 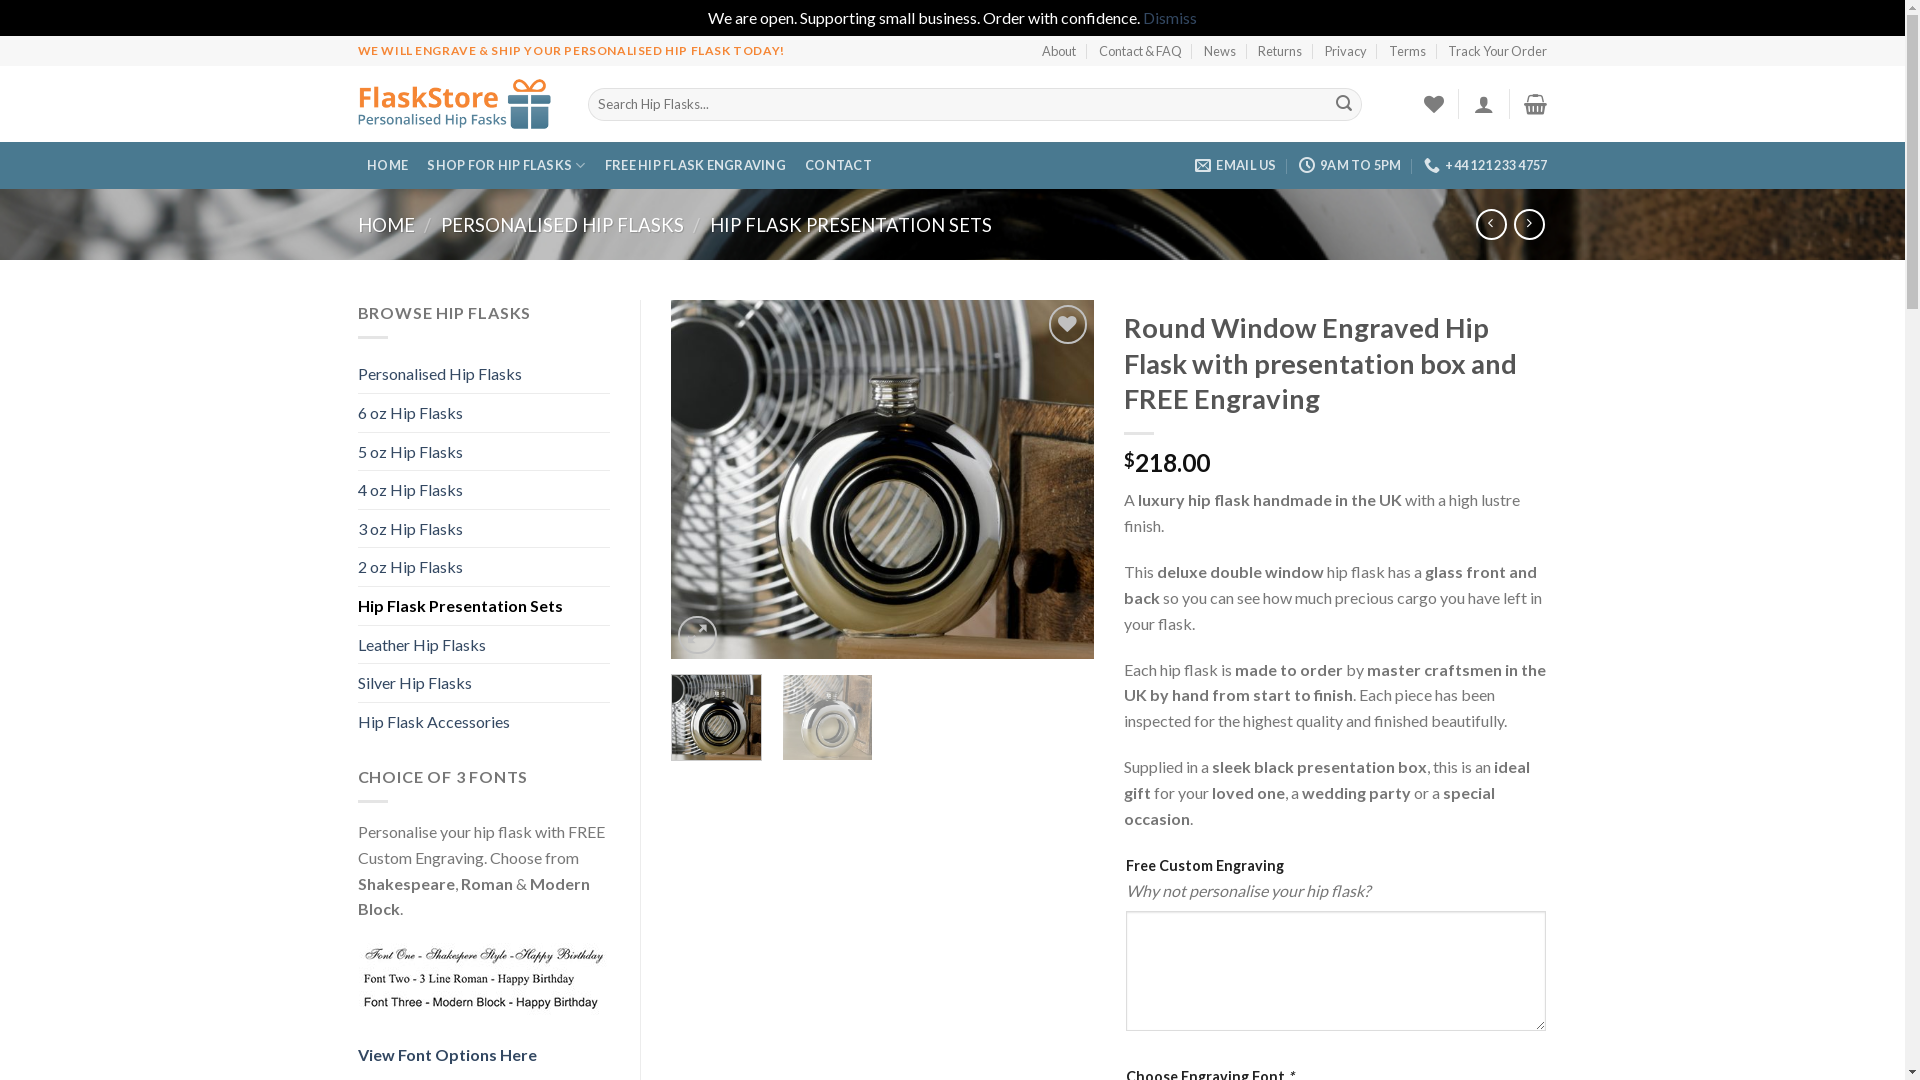 I want to click on 'Hip Flask Accessories', so click(x=358, y=721).